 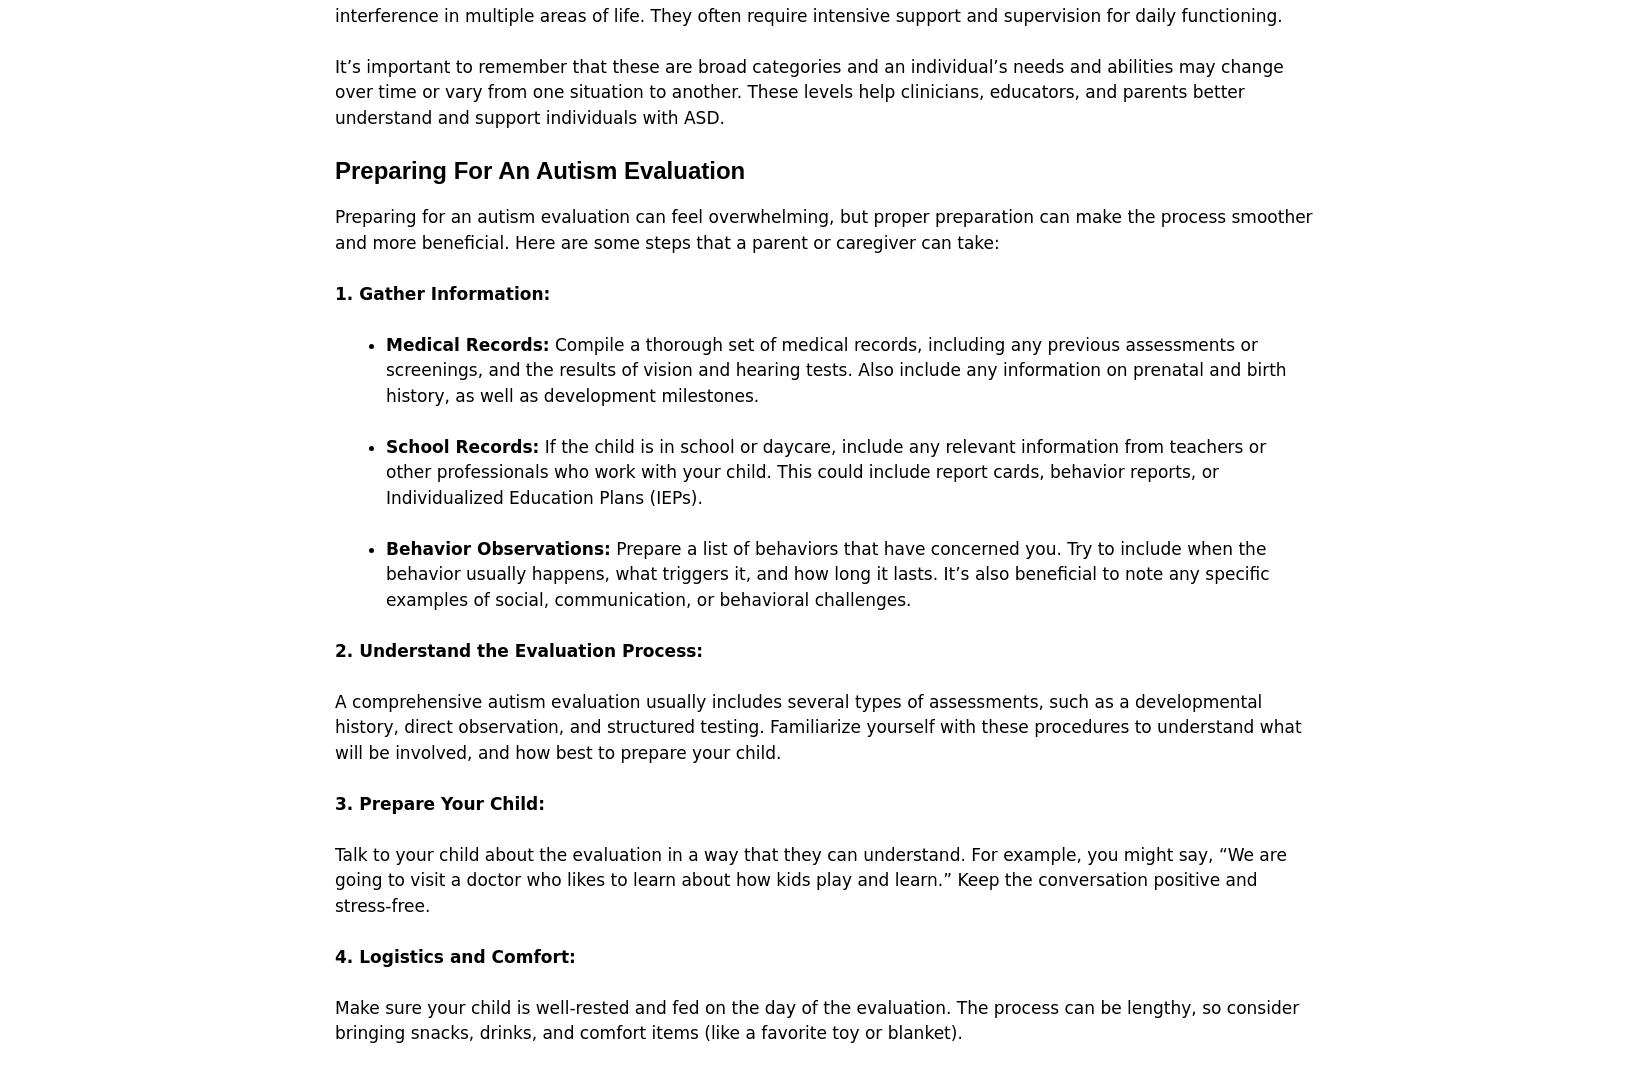 I want to click on 'Preparing for an autism evaluation can feel overwhelming, but proper preparation can make the process smoother and more beneficial. Here are some steps that a parent or caregiver can take:', so click(x=822, y=229).